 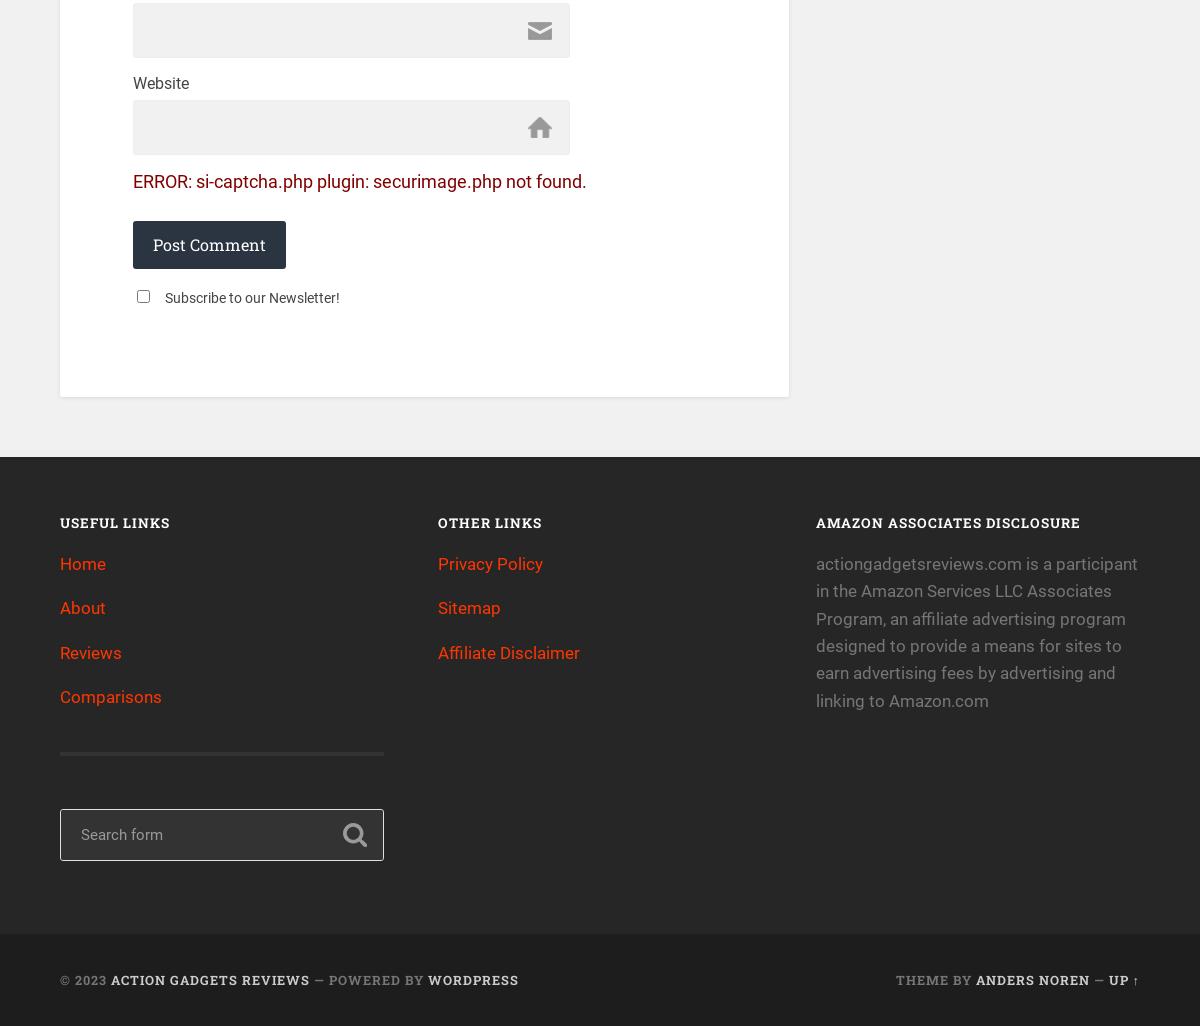 I want to click on 'Reviews', so click(x=60, y=652).